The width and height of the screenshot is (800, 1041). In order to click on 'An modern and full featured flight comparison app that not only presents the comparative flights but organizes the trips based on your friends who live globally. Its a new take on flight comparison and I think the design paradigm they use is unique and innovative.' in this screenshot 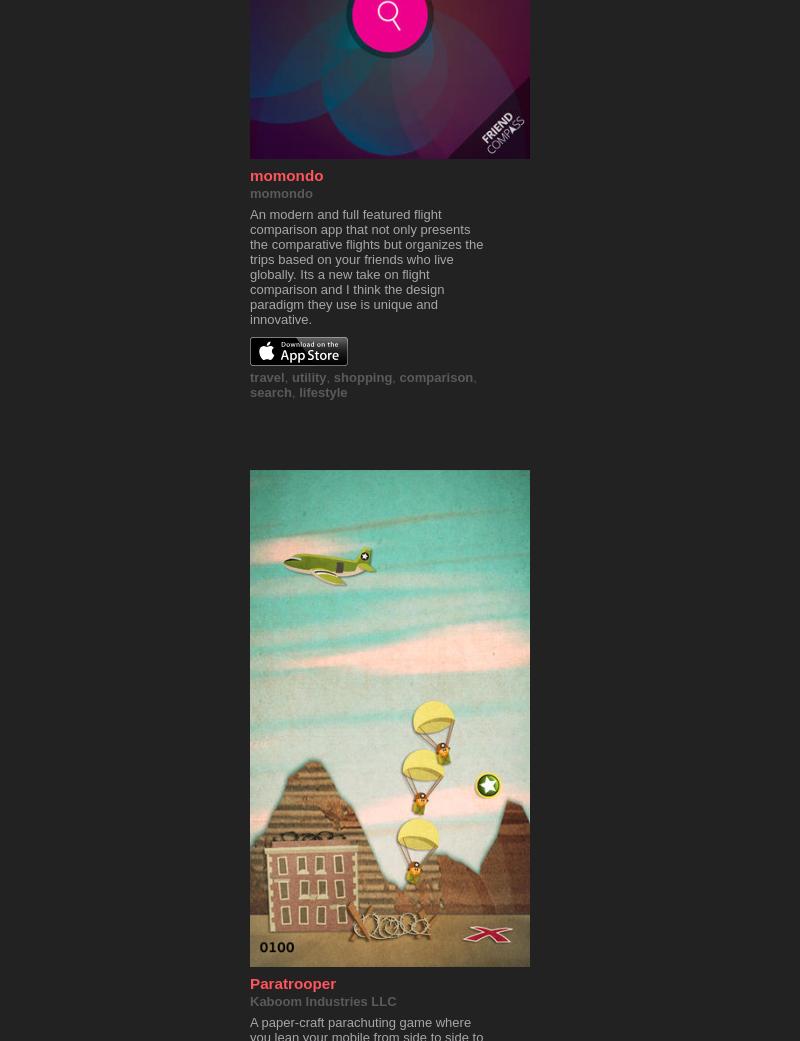, I will do `click(249, 266)`.